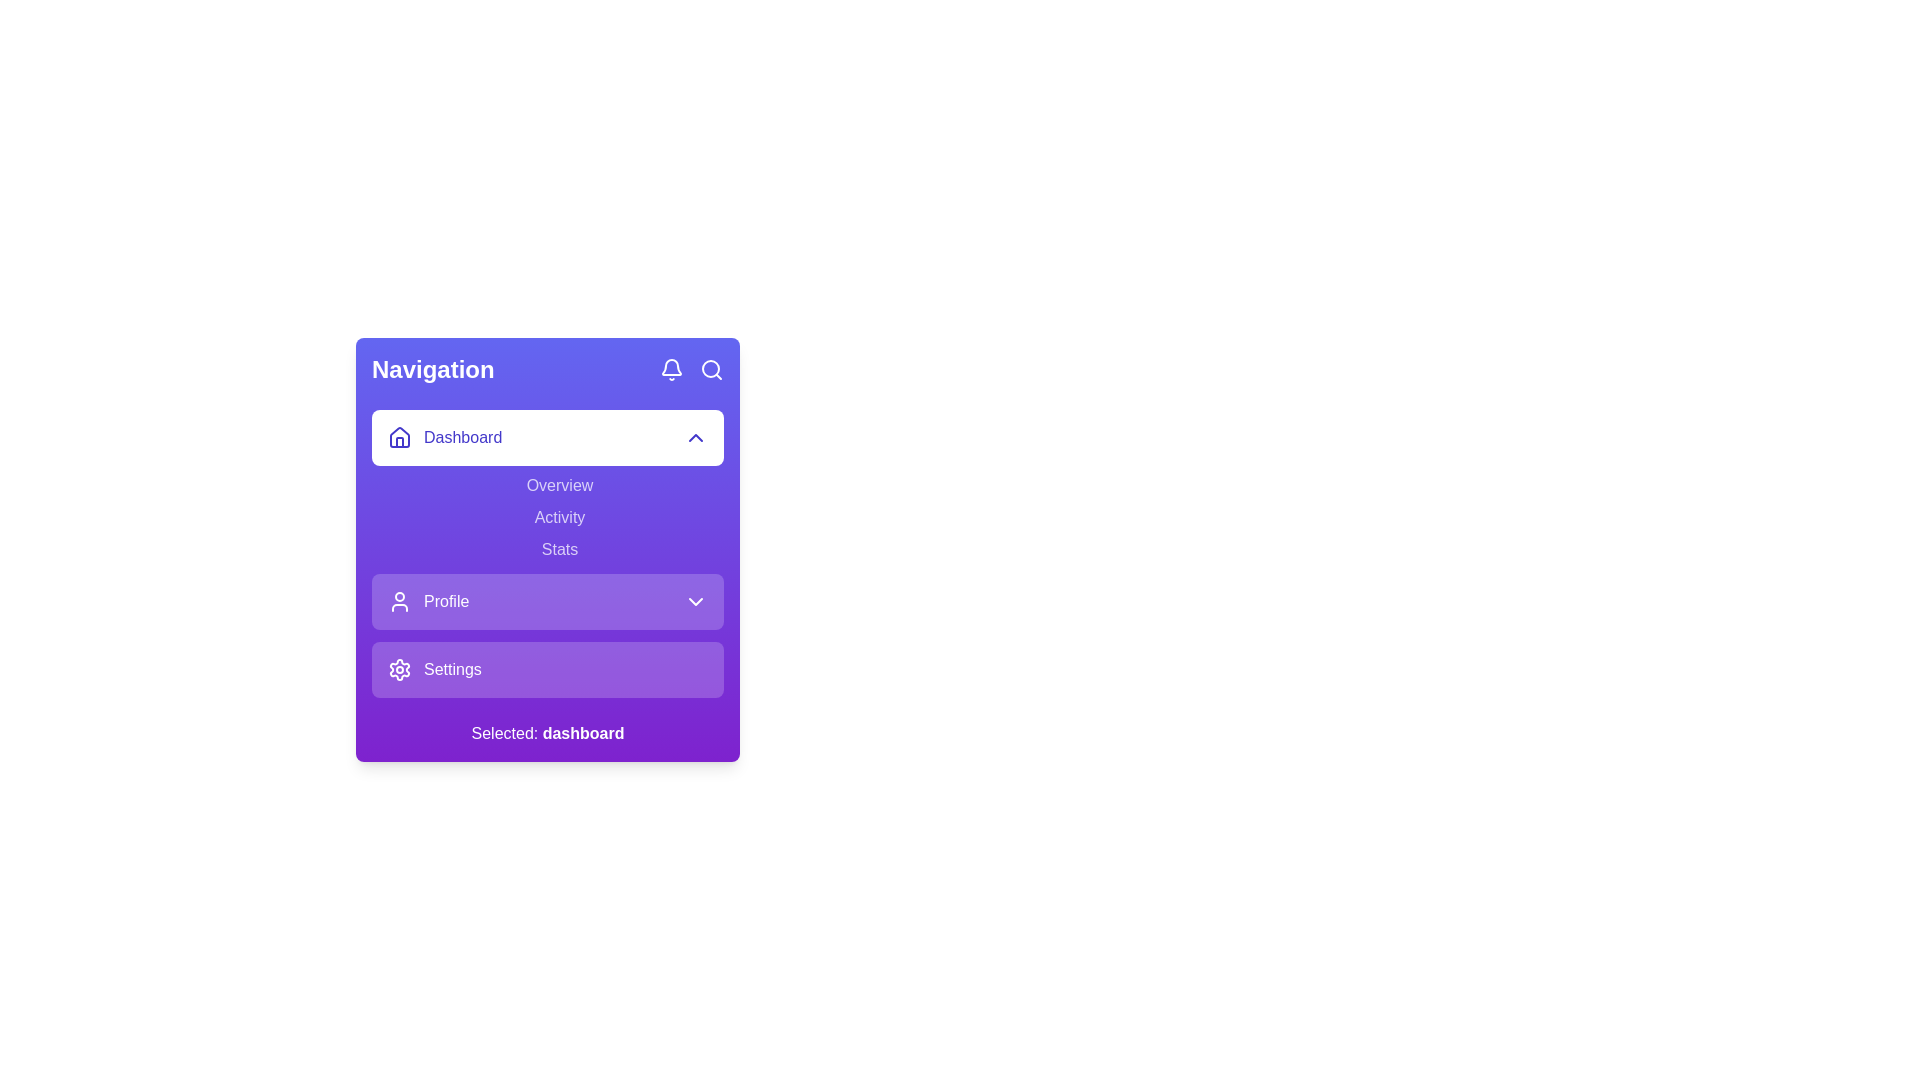 This screenshot has width=1920, height=1080. Describe the element at coordinates (399, 600) in the screenshot. I see `the user icon on the purple background, which is located to the left of the text 'Profile' in the navigation panel` at that location.